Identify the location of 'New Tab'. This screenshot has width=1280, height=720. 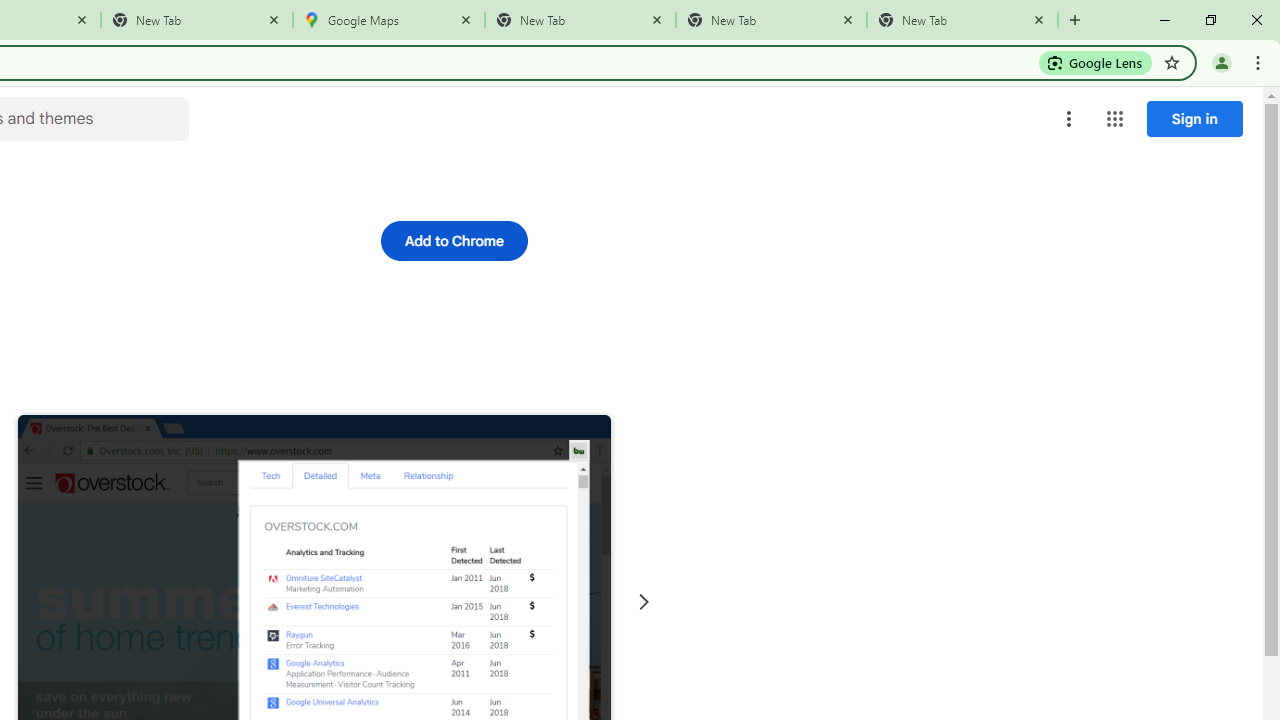
(197, 20).